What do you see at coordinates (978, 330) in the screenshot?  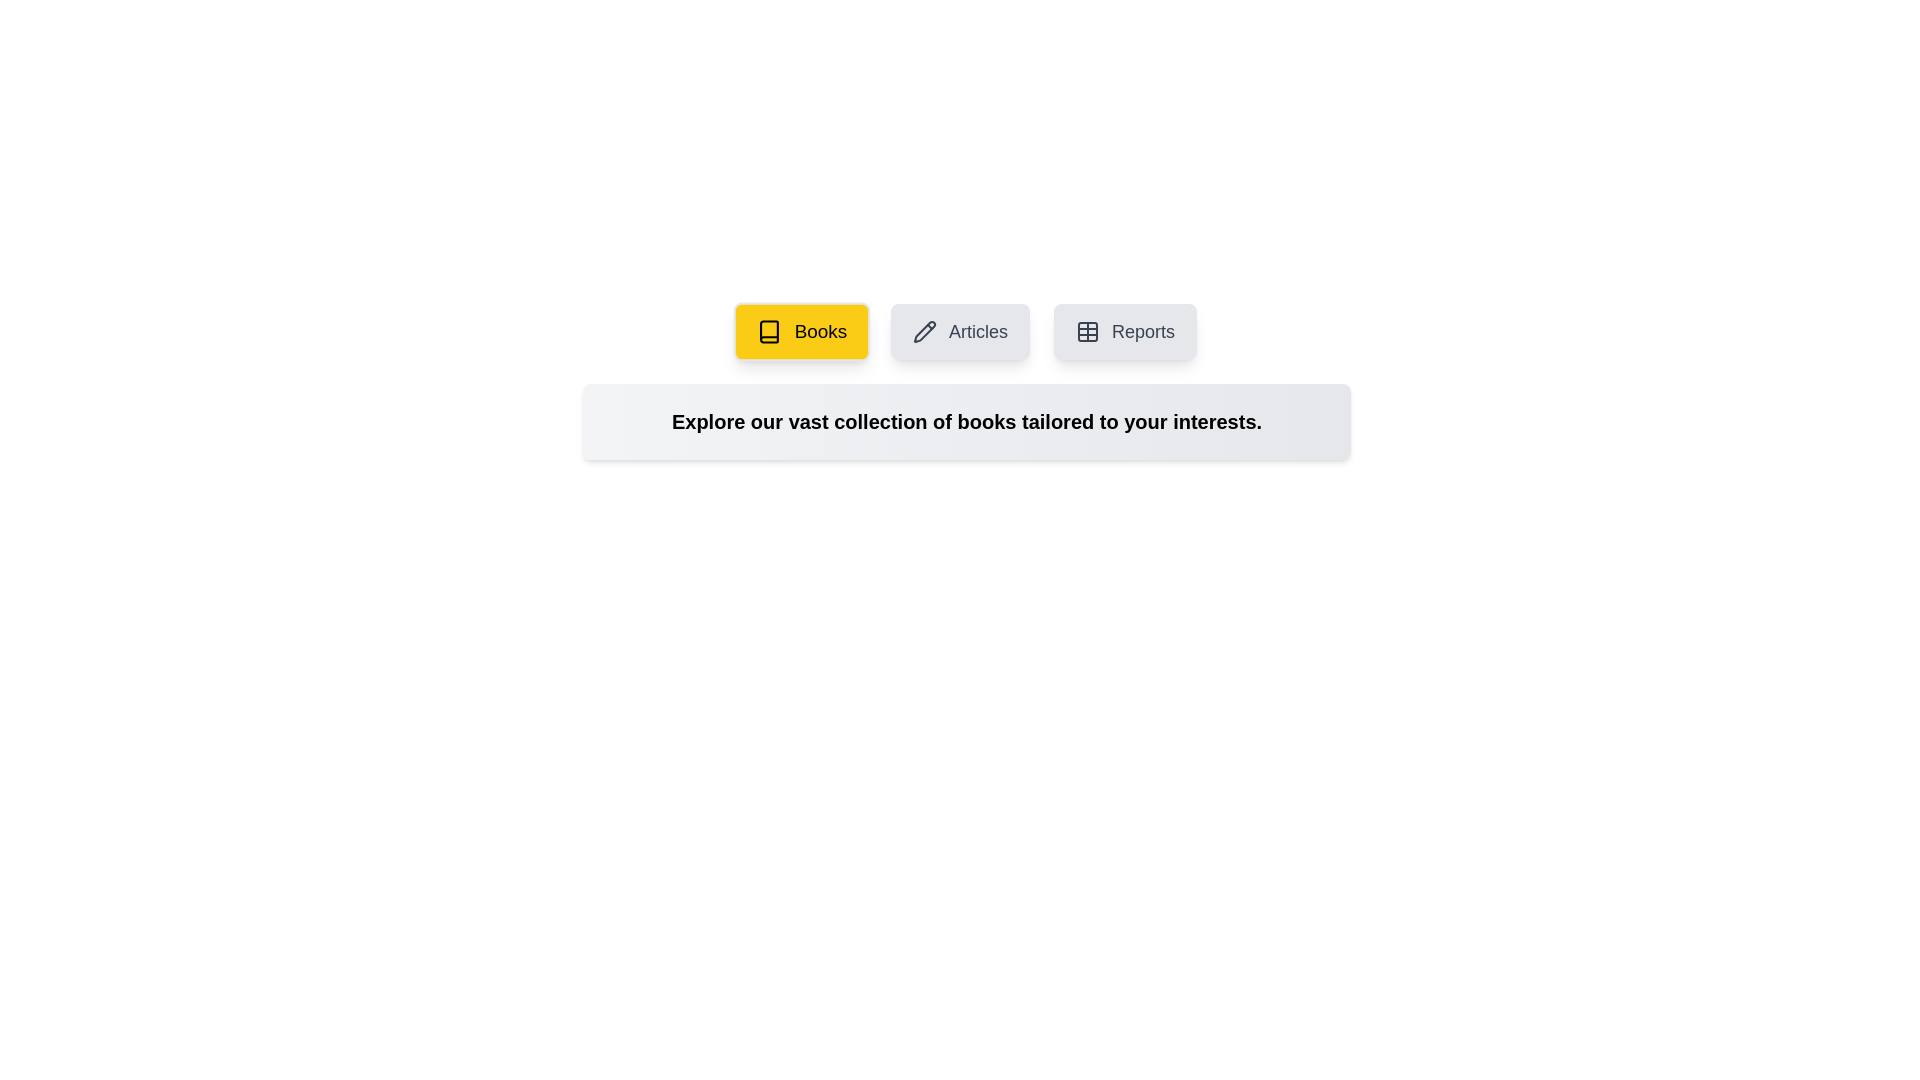 I see `text label 'Articles' which is styled in a medium-sized dark gray font and located within a light gray rectangular button at the center of the top row's button layout` at bounding box center [978, 330].